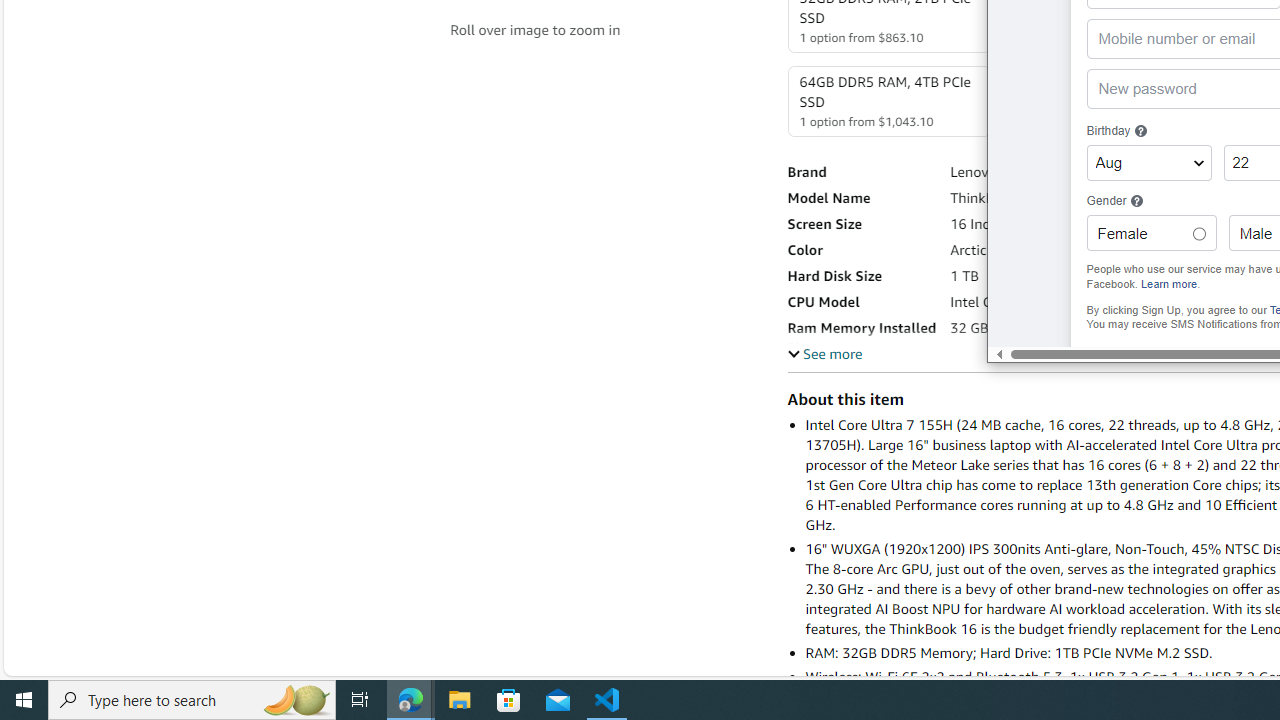 Image resolution: width=1280 pixels, height=720 pixels. Describe the element at coordinates (1169, 283) in the screenshot. I see `'Learn more'` at that location.